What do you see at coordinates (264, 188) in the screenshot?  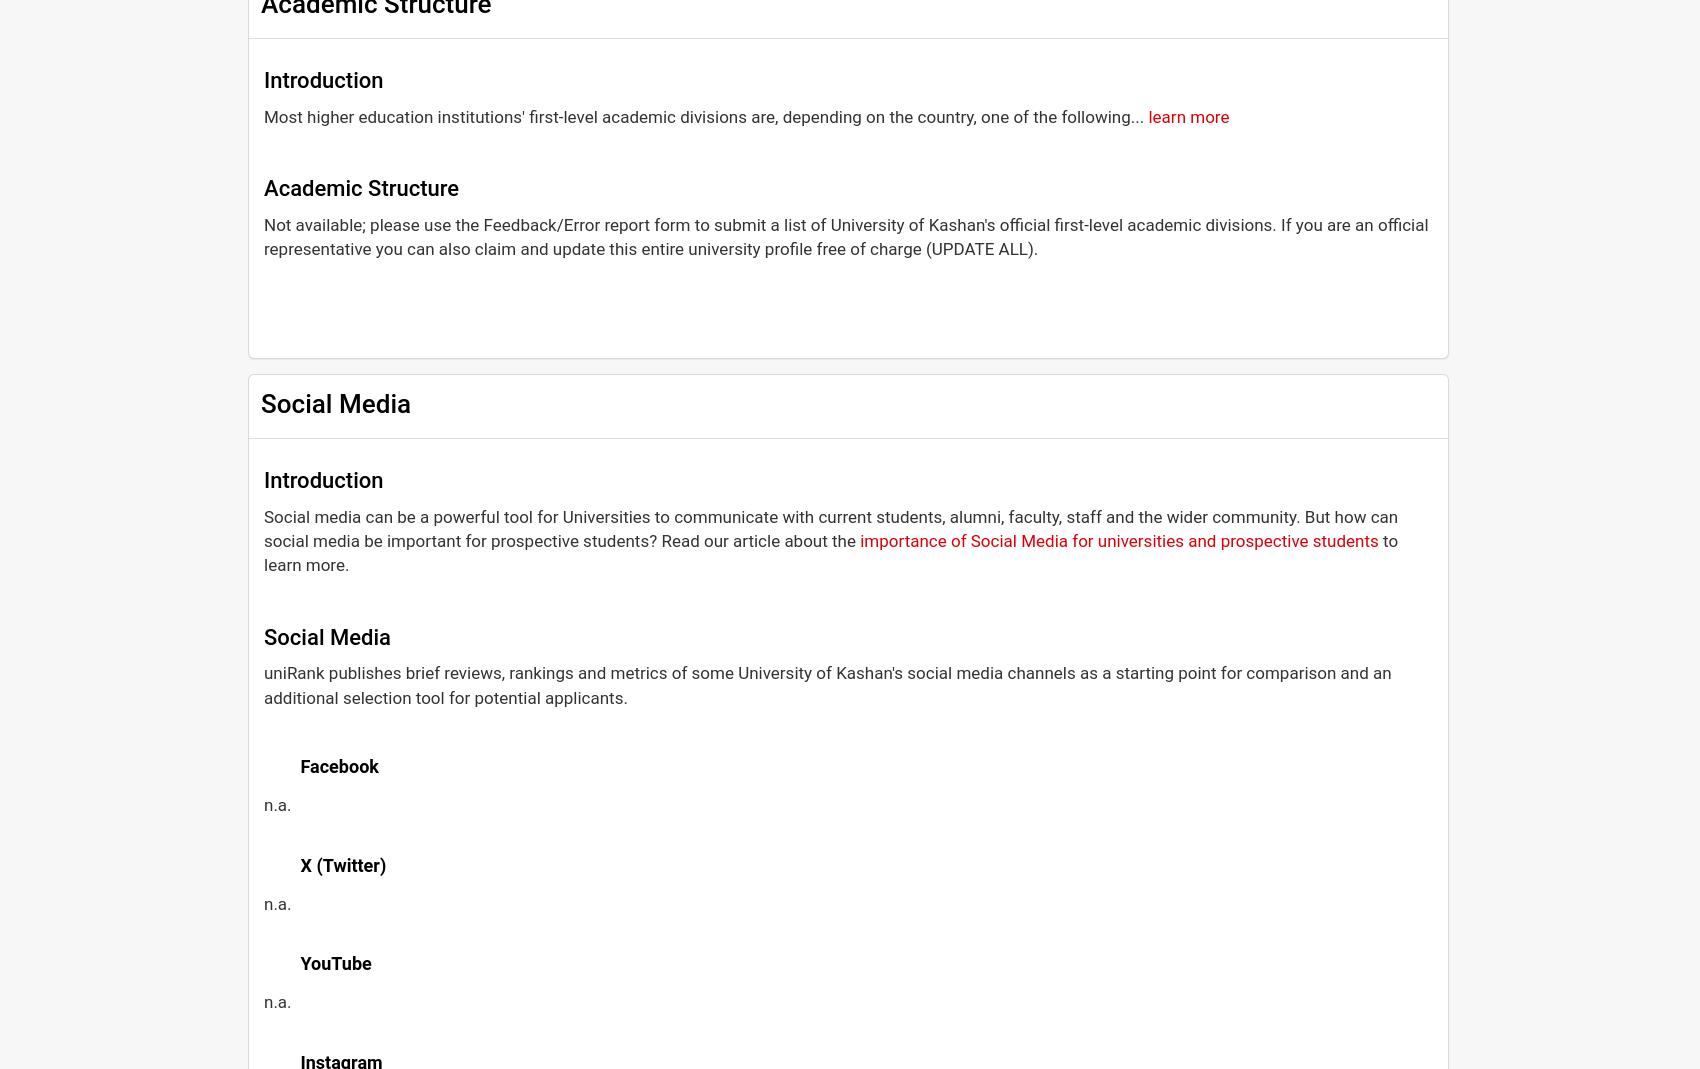 I see `'Academic Structure'` at bounding box center [264, 188].